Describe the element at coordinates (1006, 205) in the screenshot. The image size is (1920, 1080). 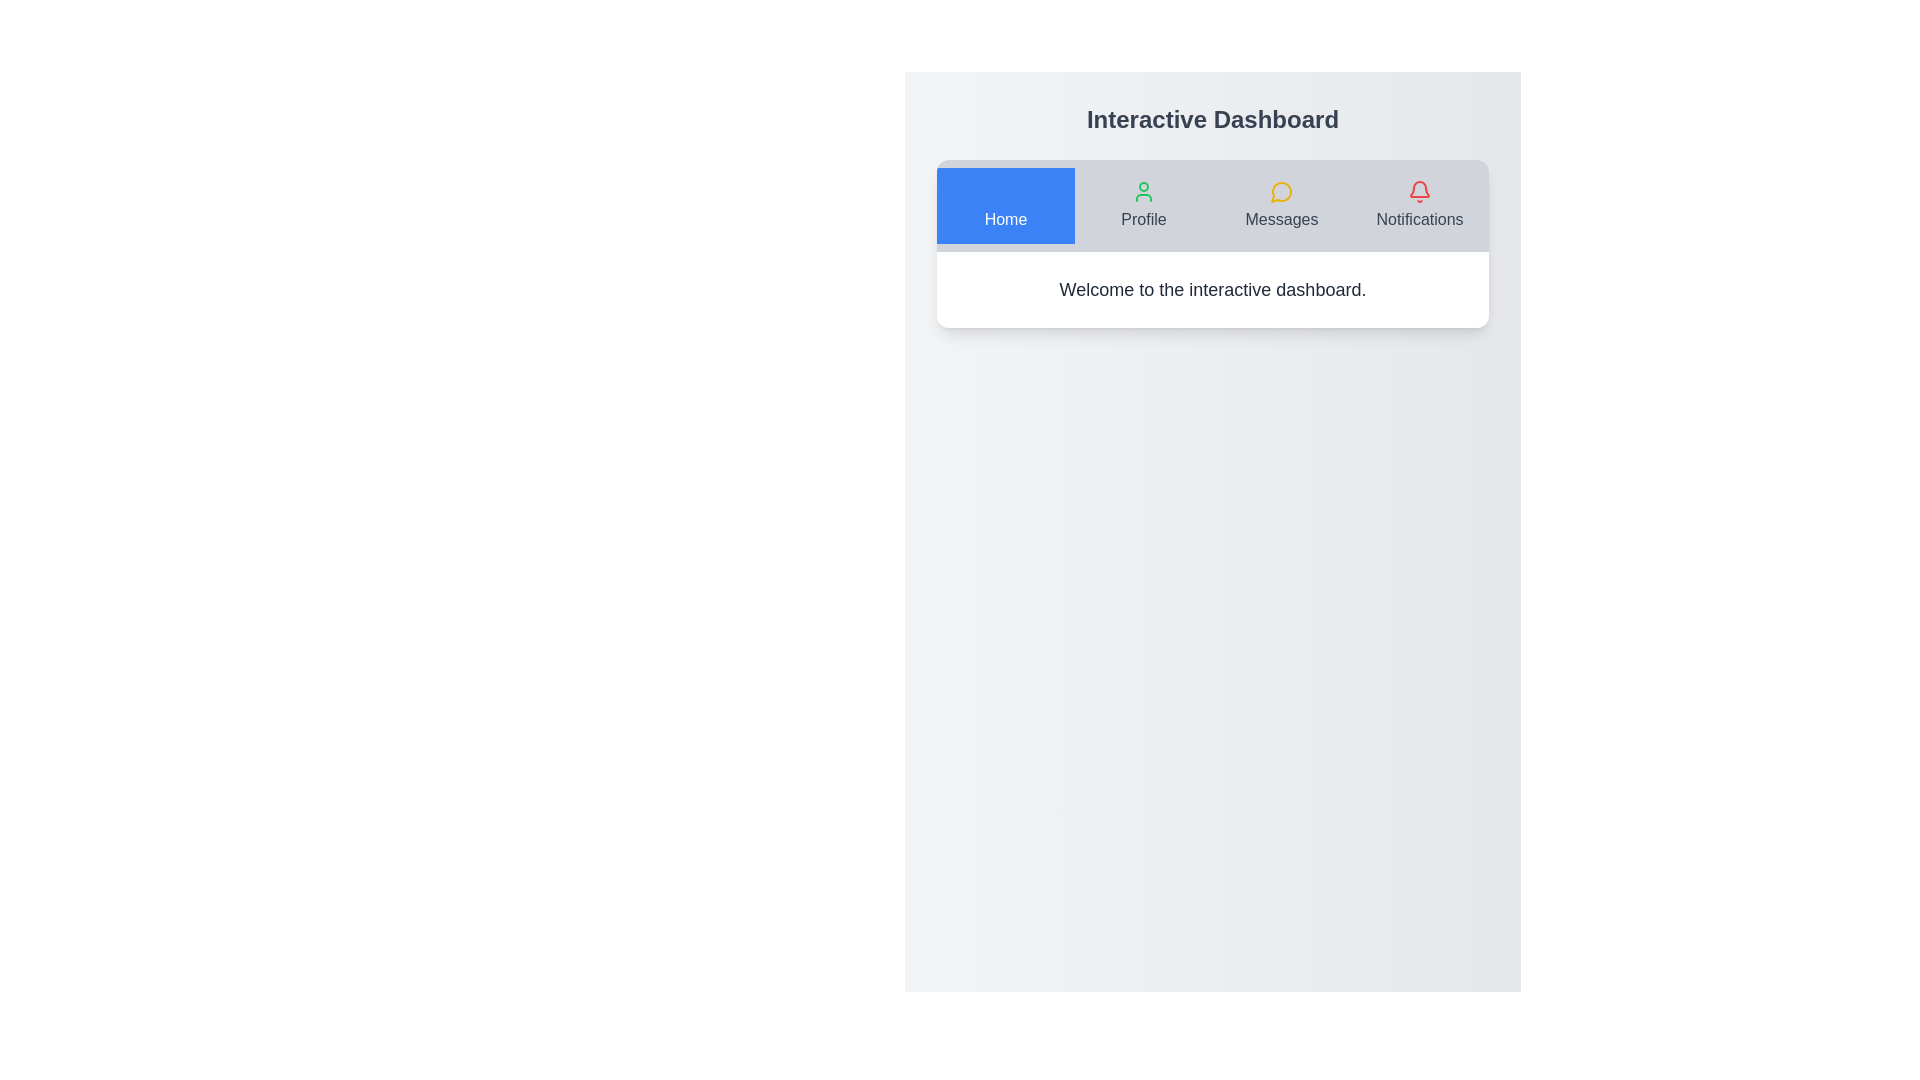
I see `the leftmost button in the top navigation bar` at that location.